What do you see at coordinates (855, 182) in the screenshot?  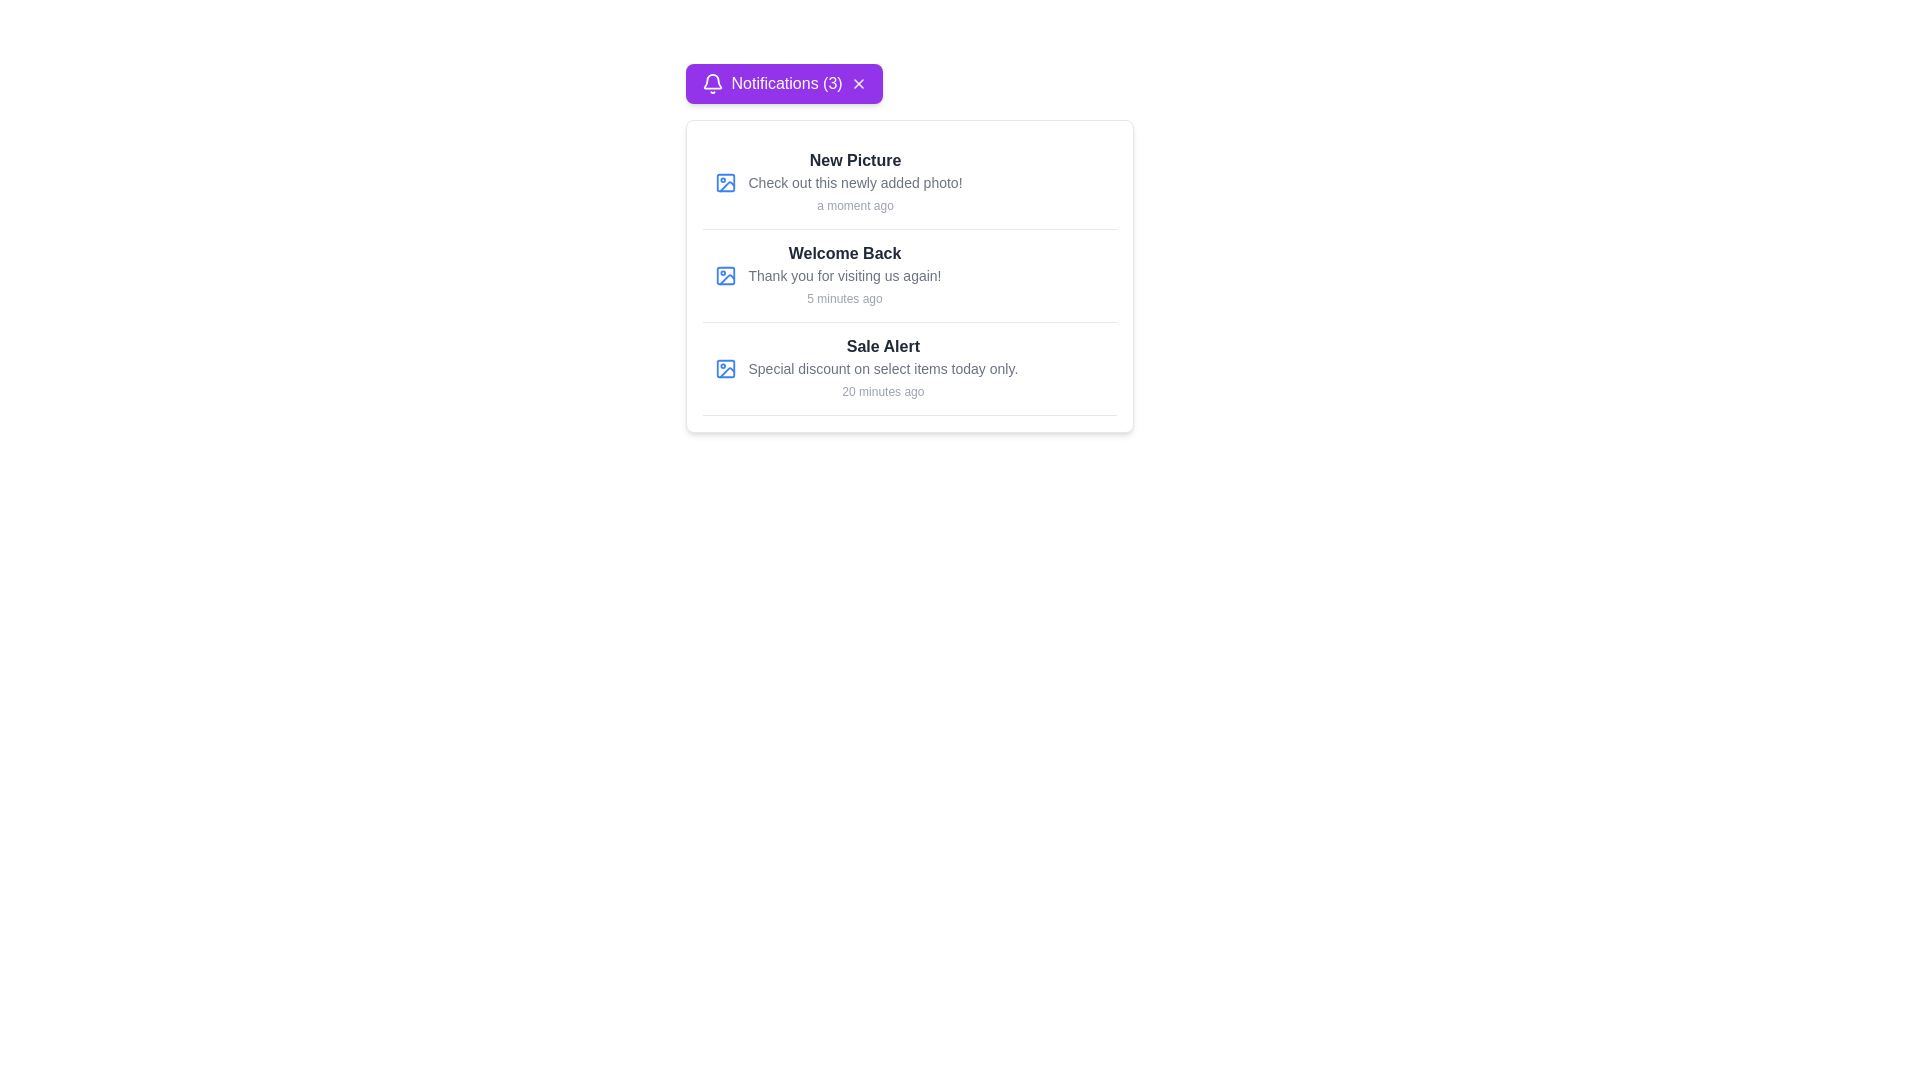 I see `the first notification entry in the notifications list` at bounding box center [855, 182].